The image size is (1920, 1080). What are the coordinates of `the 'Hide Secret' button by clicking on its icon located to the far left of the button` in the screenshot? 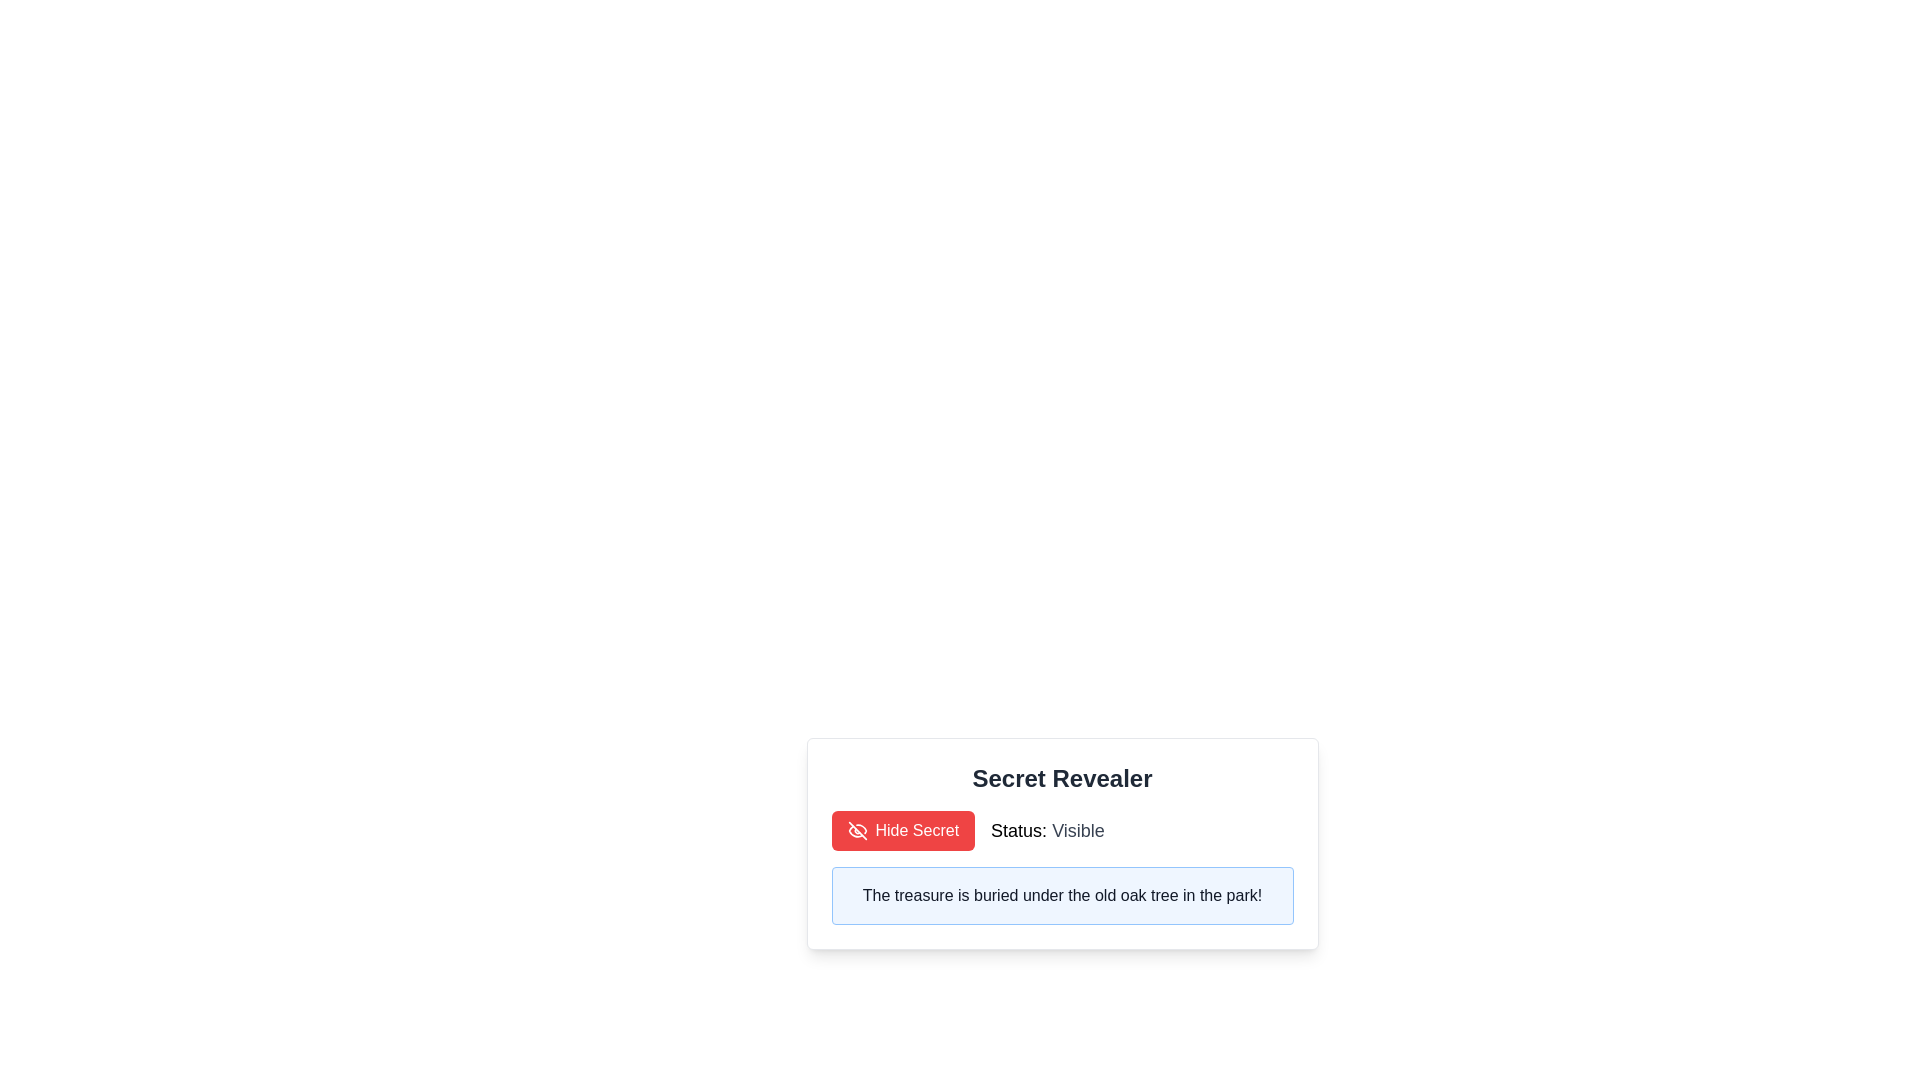 It's located at (857, 830).